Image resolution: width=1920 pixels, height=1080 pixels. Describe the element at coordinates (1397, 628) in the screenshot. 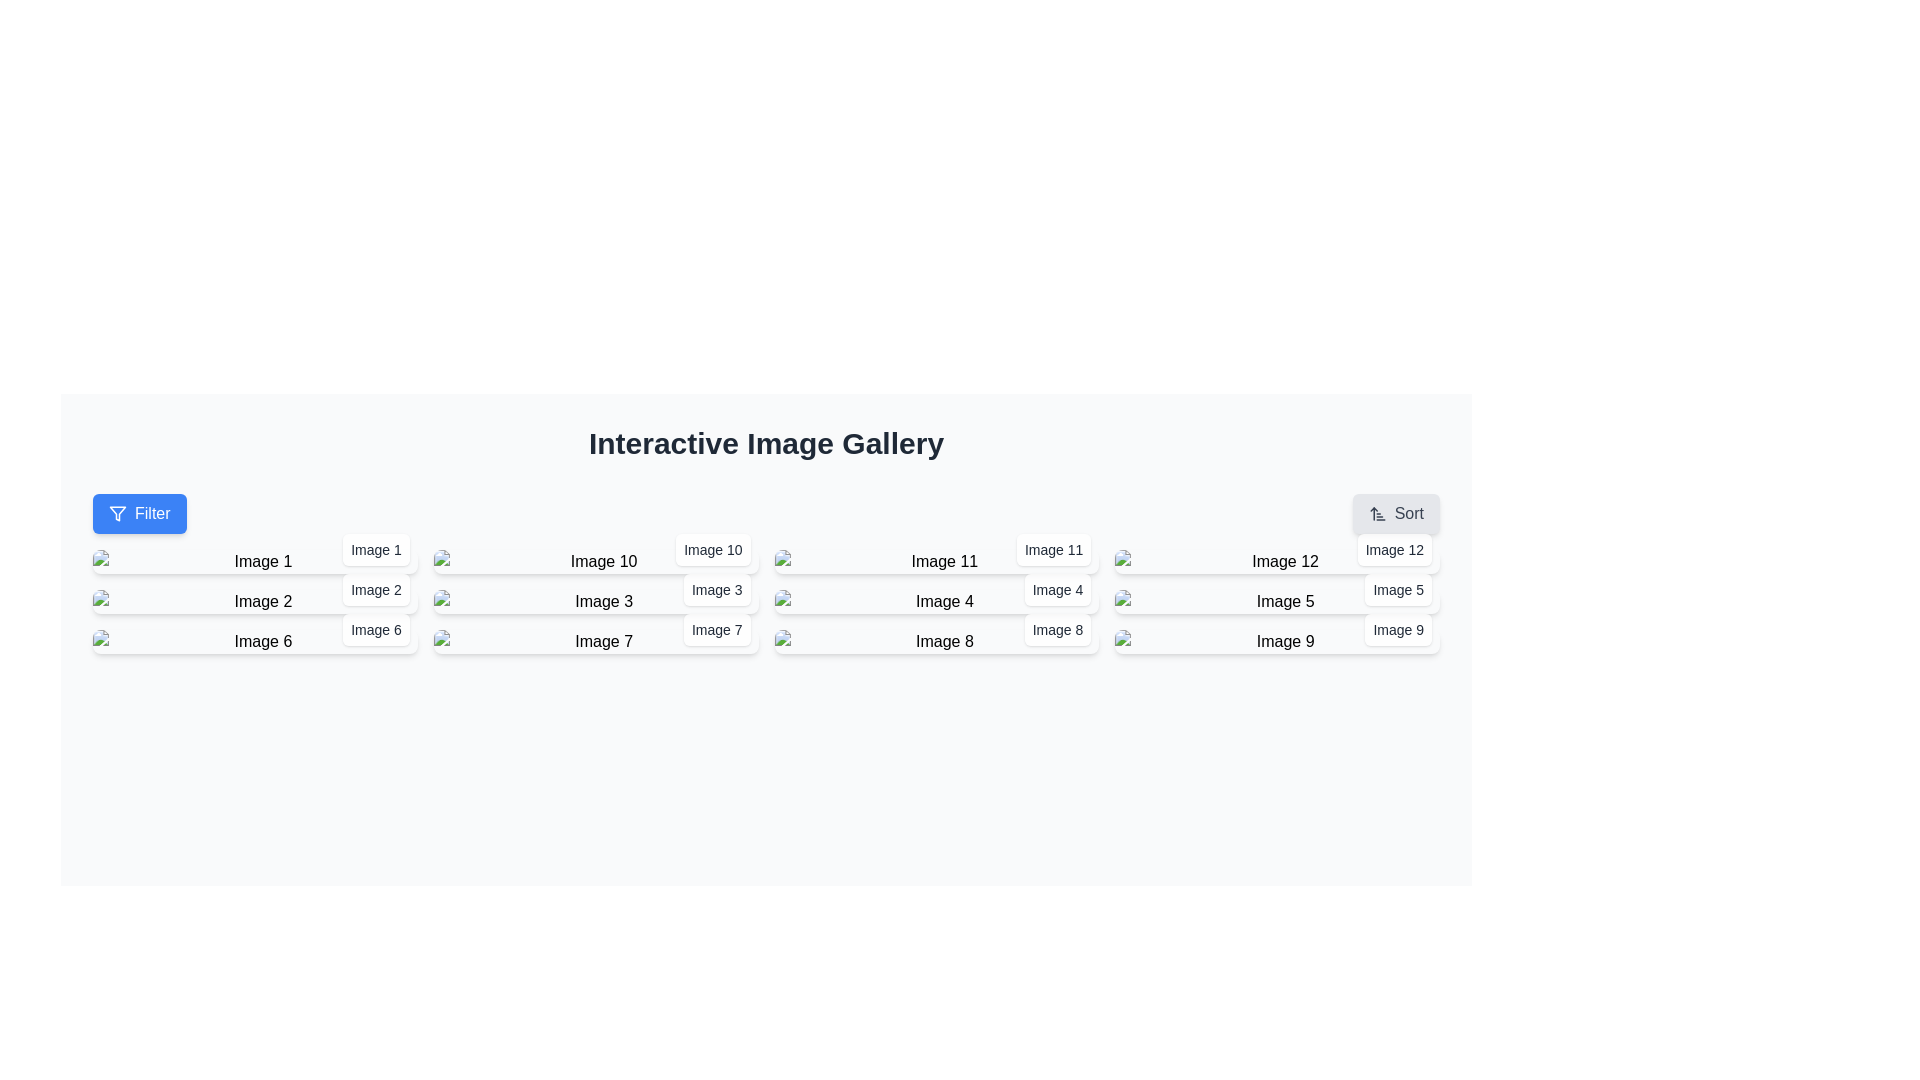

I see `text from the label containing 'Image 9' located at the bottom-right corner of the ninth image in the gallery` at that location.